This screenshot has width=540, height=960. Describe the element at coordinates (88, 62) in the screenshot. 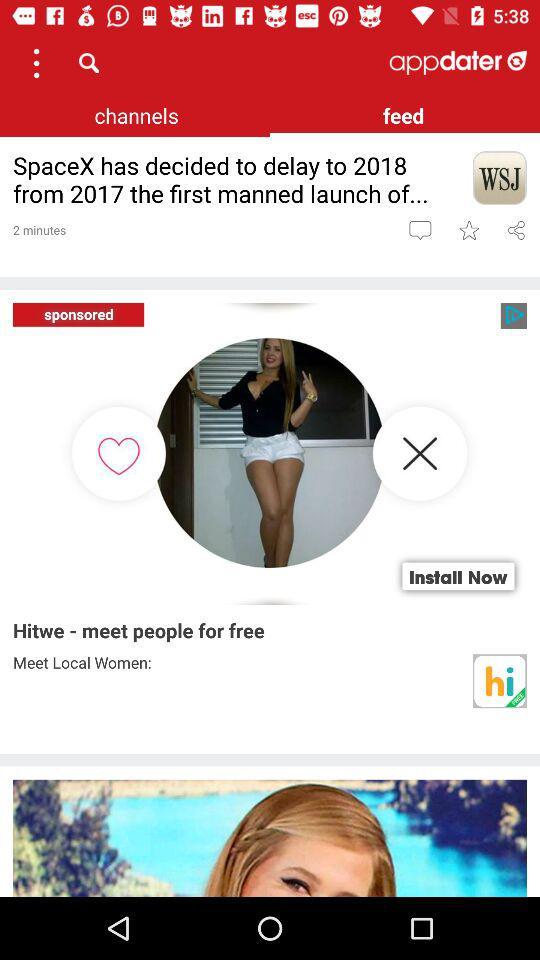

I see `the search icon` at that location.